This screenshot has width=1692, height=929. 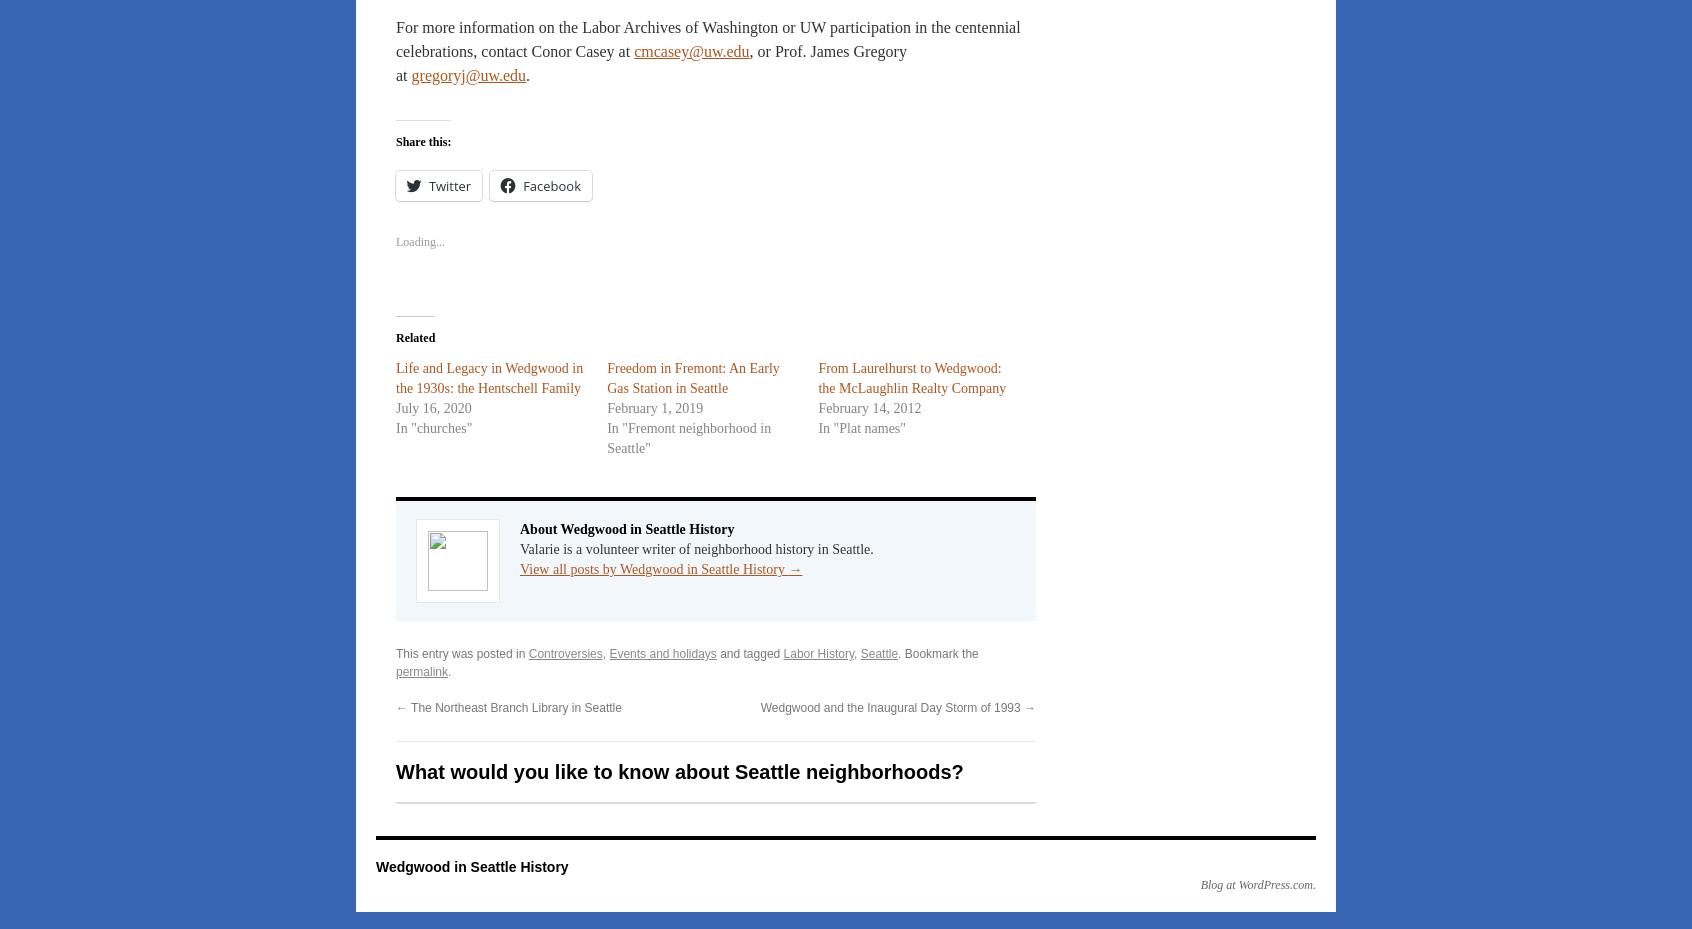 I want to click on 'Valarie is a volunteer writer of neighborhood history in Seattle.', so click(x=696, y=549).